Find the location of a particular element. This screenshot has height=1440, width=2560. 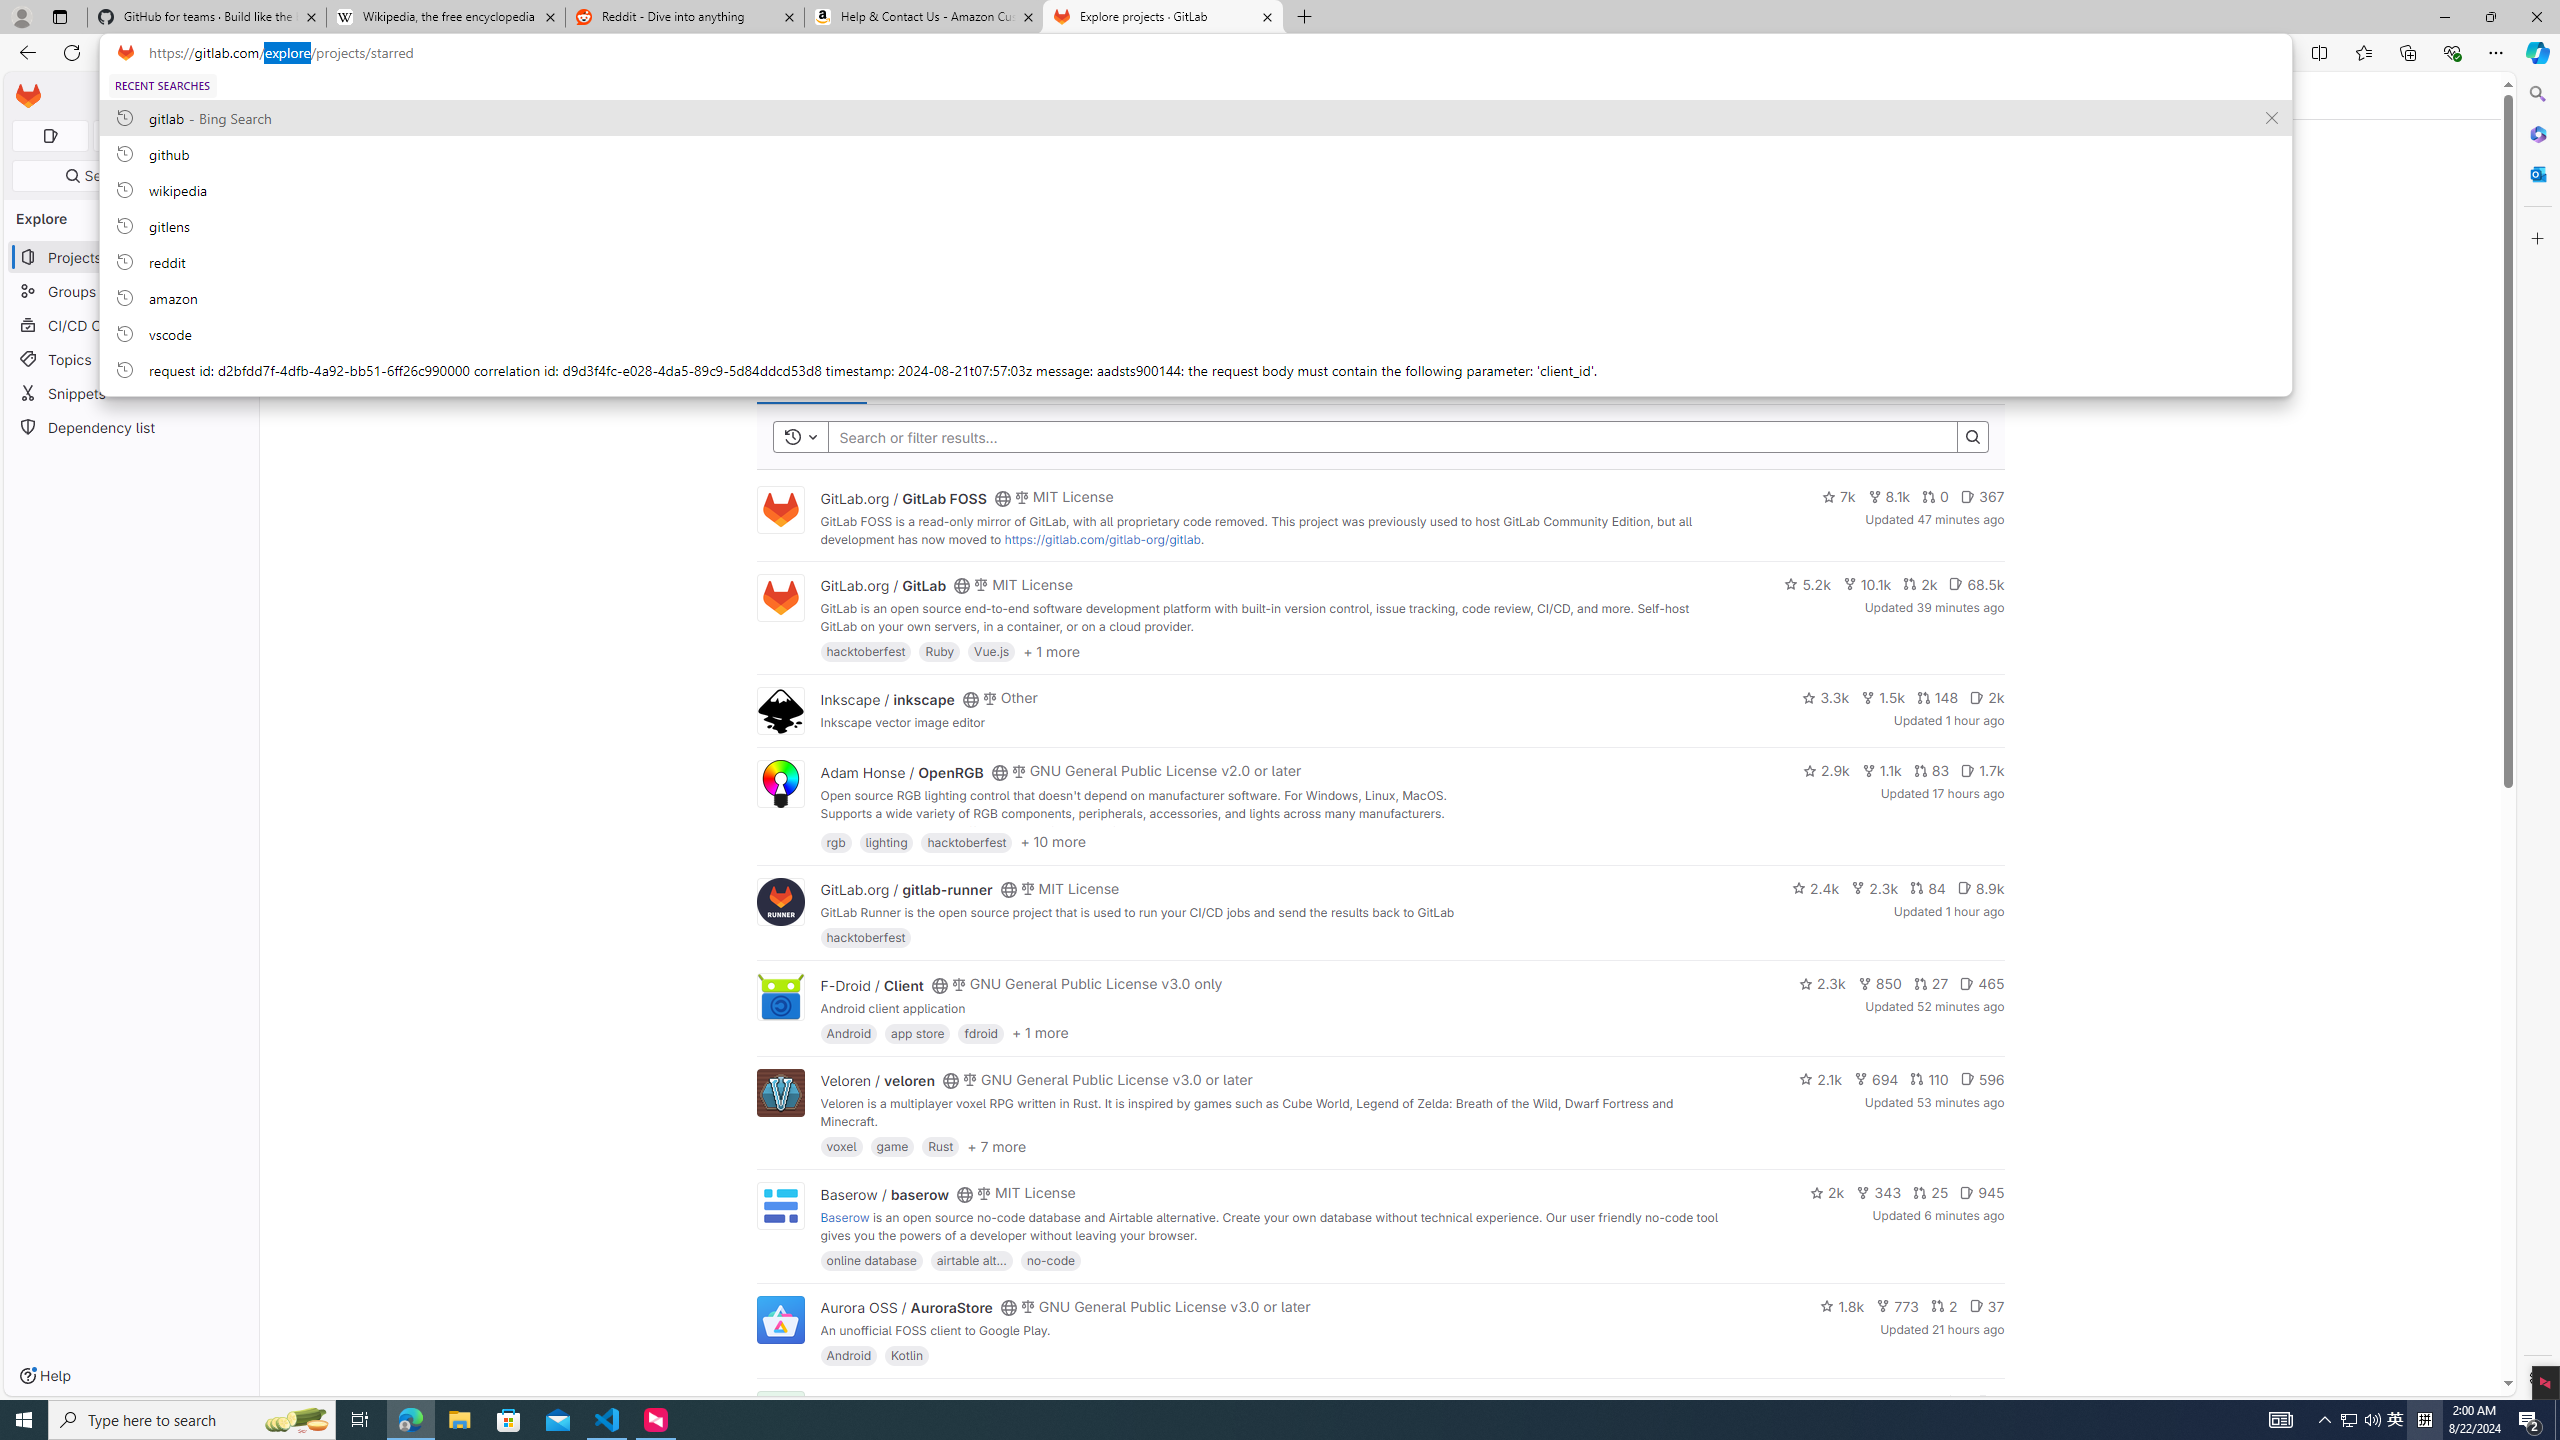

'7k' is located at coordinates (1838, 497).